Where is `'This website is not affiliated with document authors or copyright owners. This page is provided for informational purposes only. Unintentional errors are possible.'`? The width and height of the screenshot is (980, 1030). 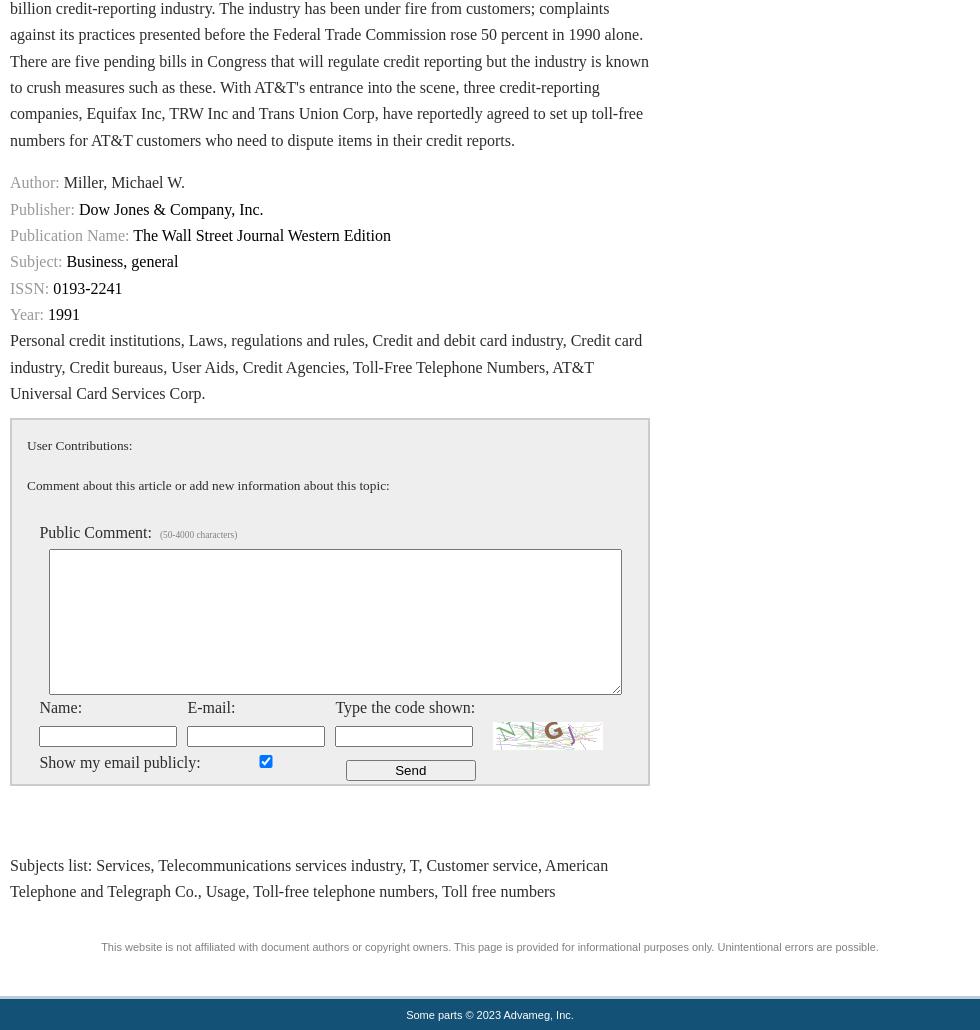 'This website is not affiliated with document authors or copyright owners. This page is provided for informational purposes only. Unintentional errors are possible.' is located at coordinates (489, 945).